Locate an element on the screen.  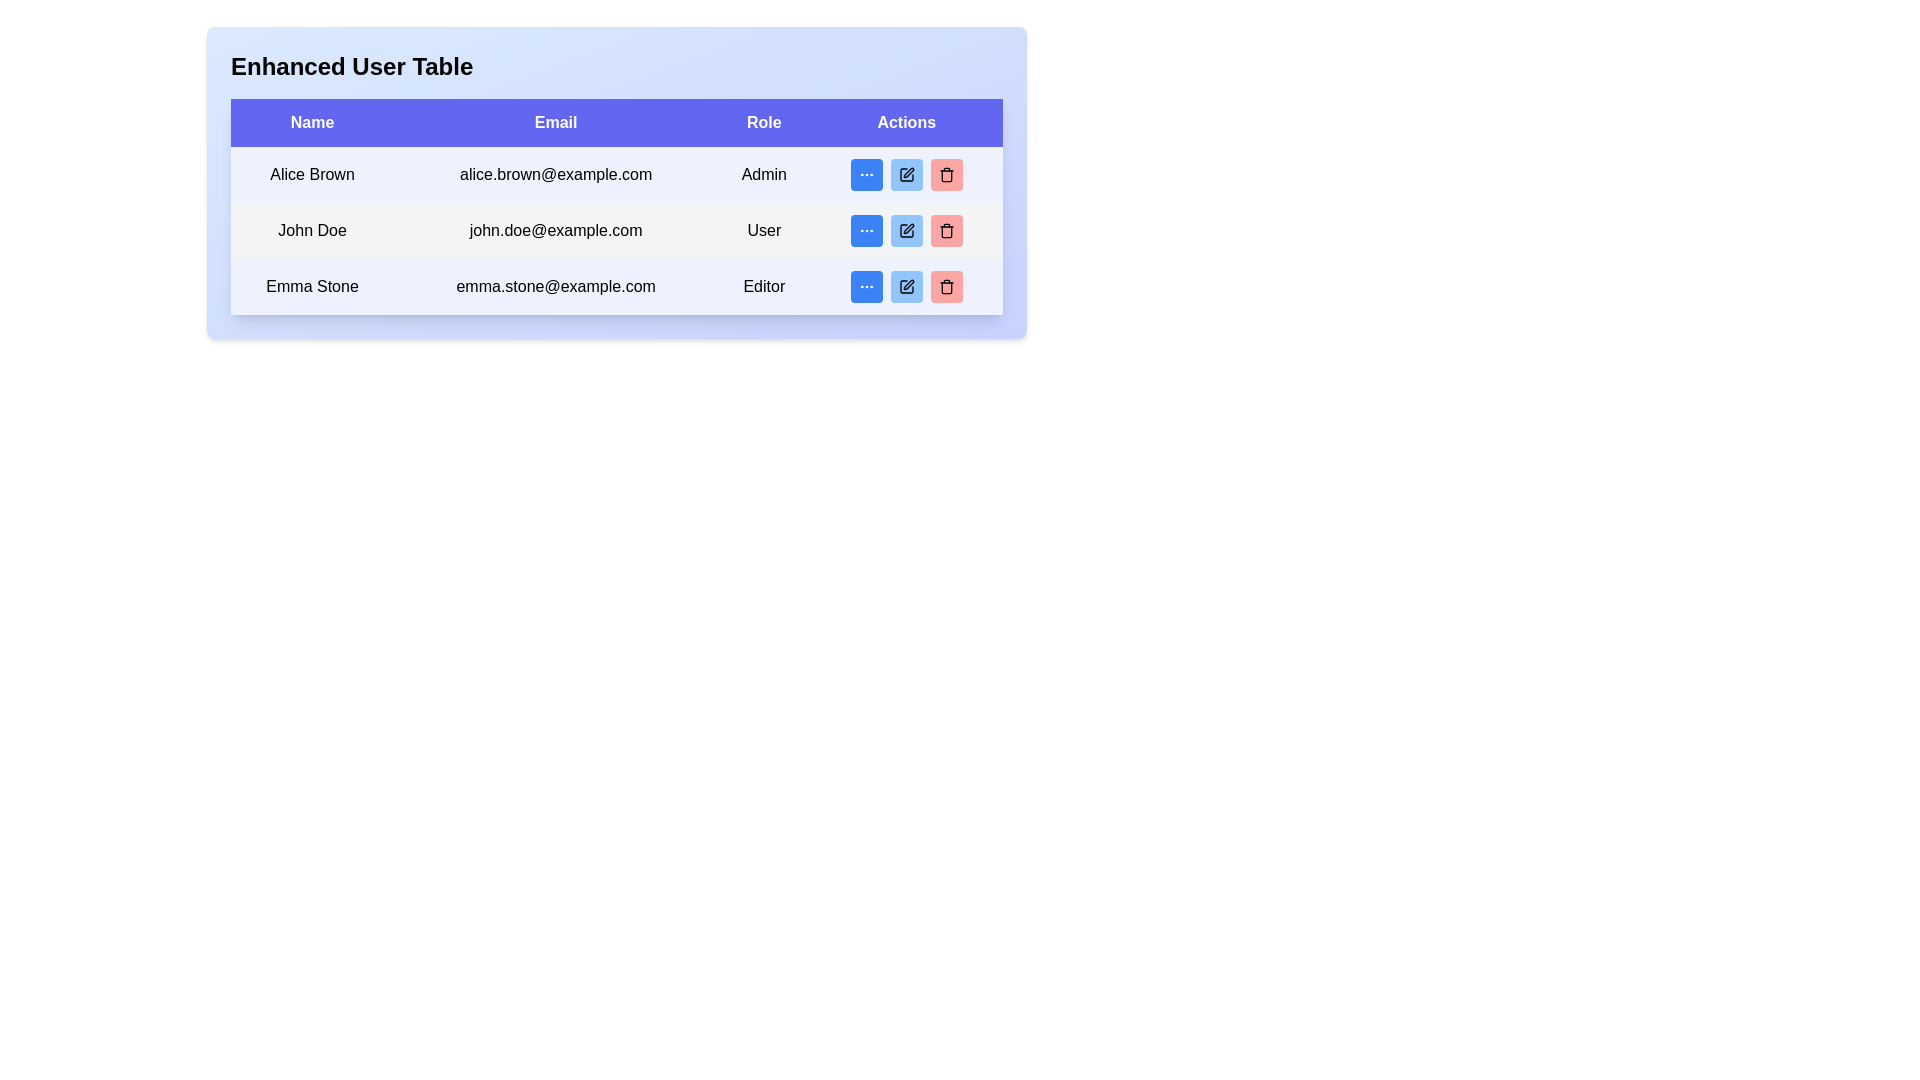
the trash can button with a red background in the 'Actions' column for user 'John Doe' to change its background color is located at coordinates (945, 230).